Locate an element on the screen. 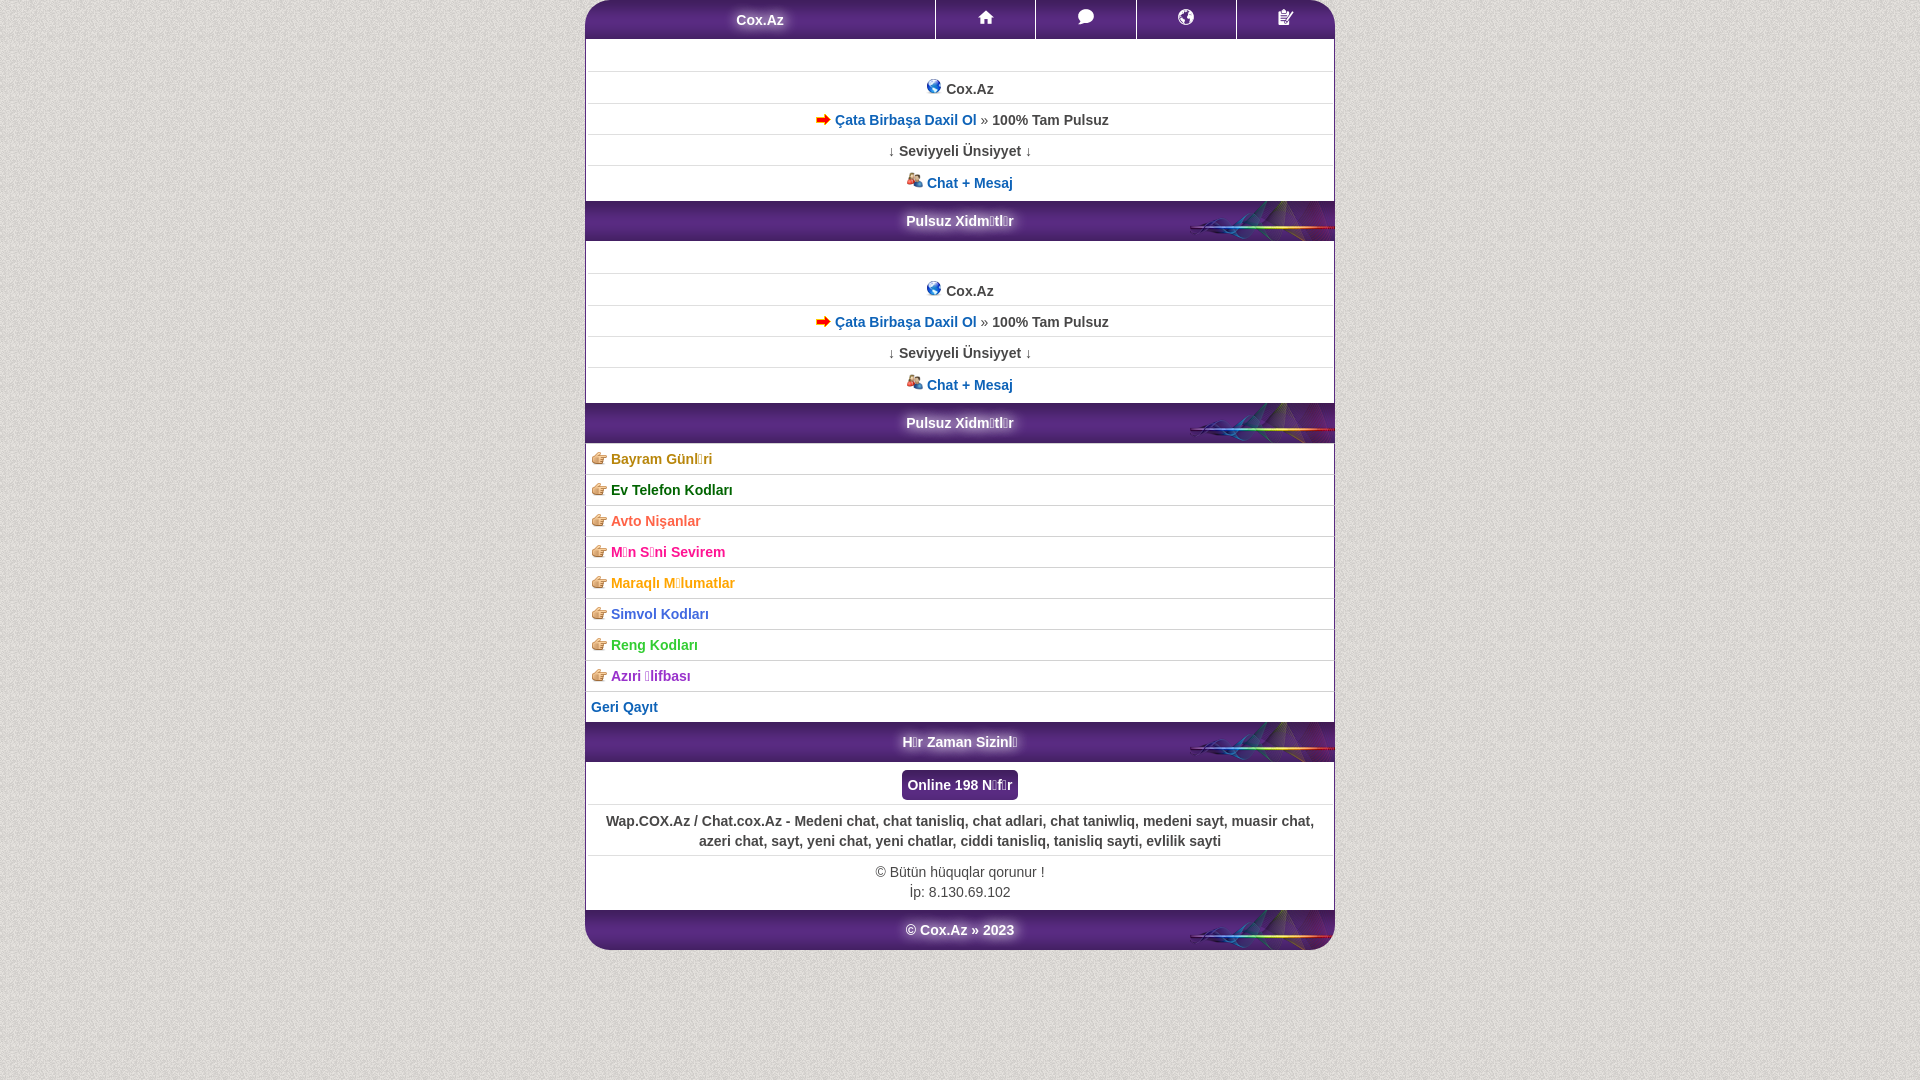 The width and height of the screenshot is (1920, 1080). 'Mesajlar' is located at coordinates (1084, 19).